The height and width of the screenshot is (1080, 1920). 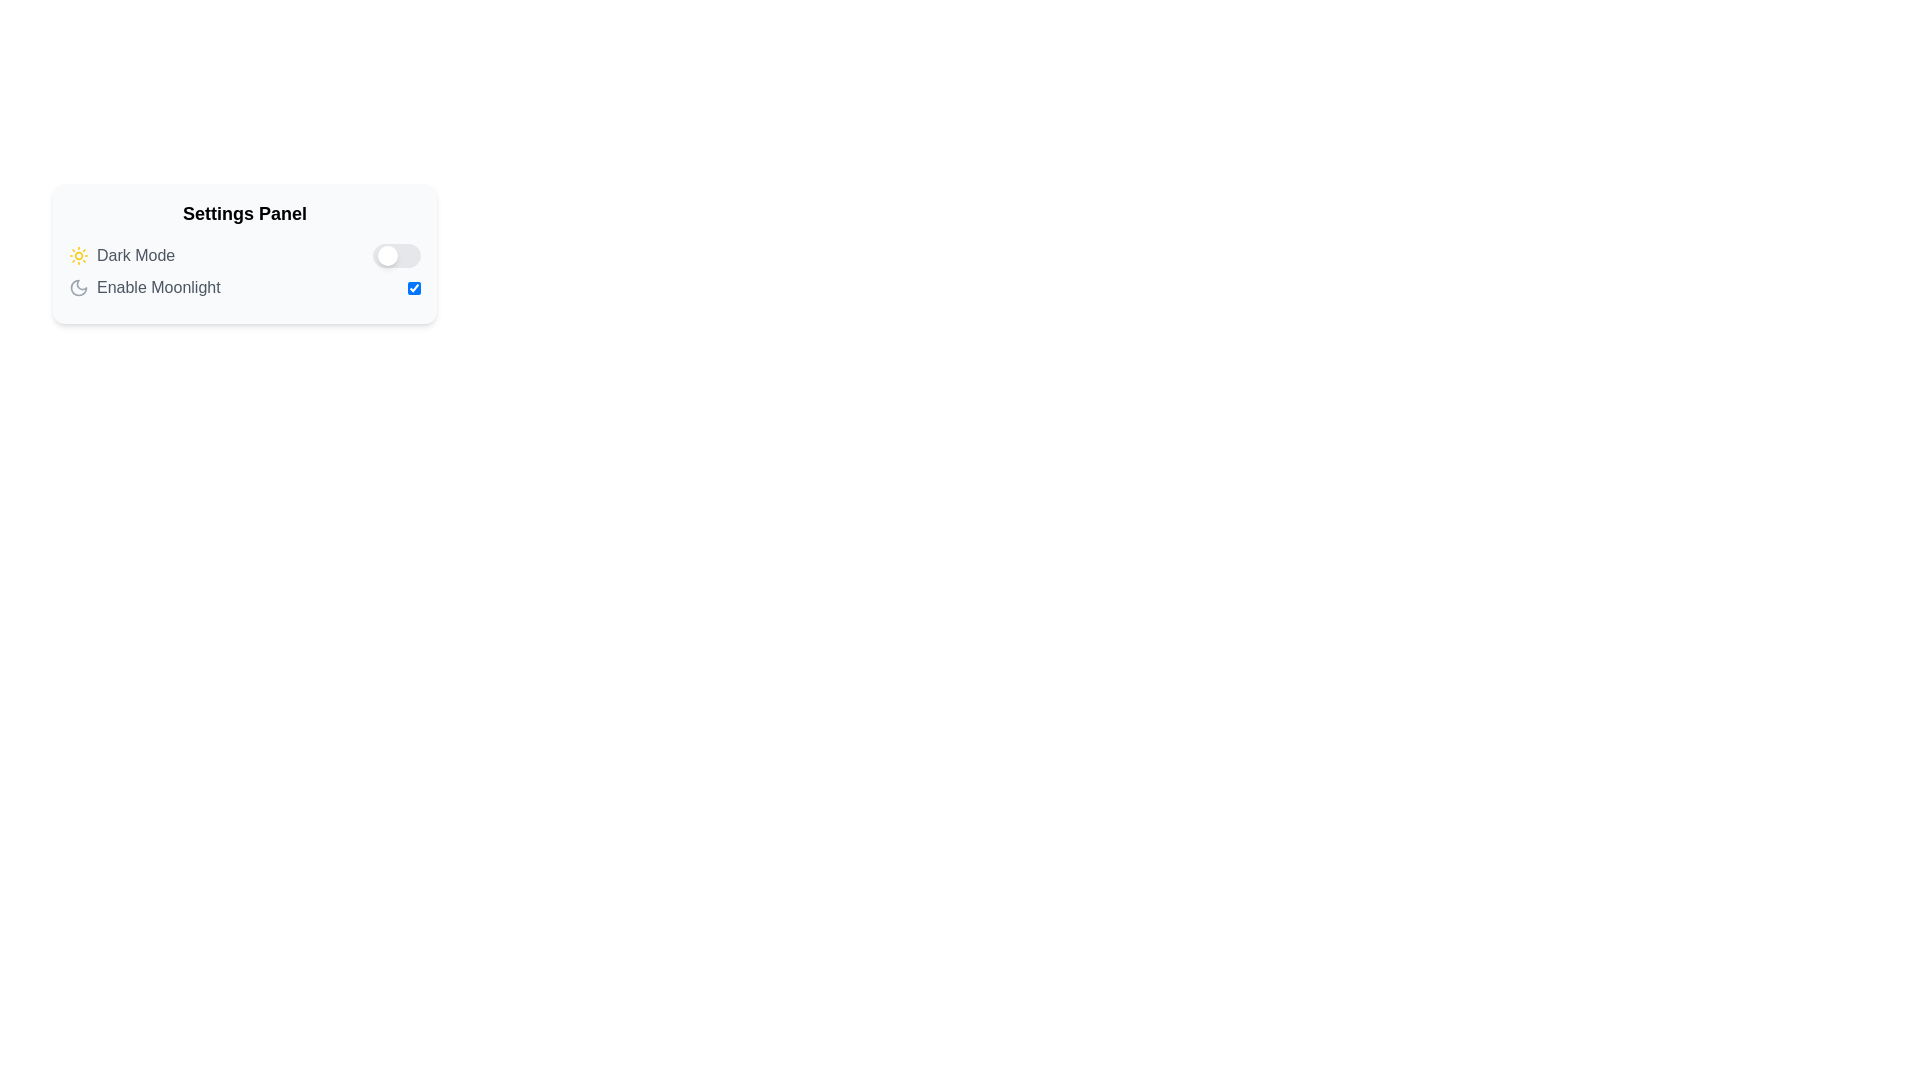 I want to click on the checkbox, so click(x=413, y=288).